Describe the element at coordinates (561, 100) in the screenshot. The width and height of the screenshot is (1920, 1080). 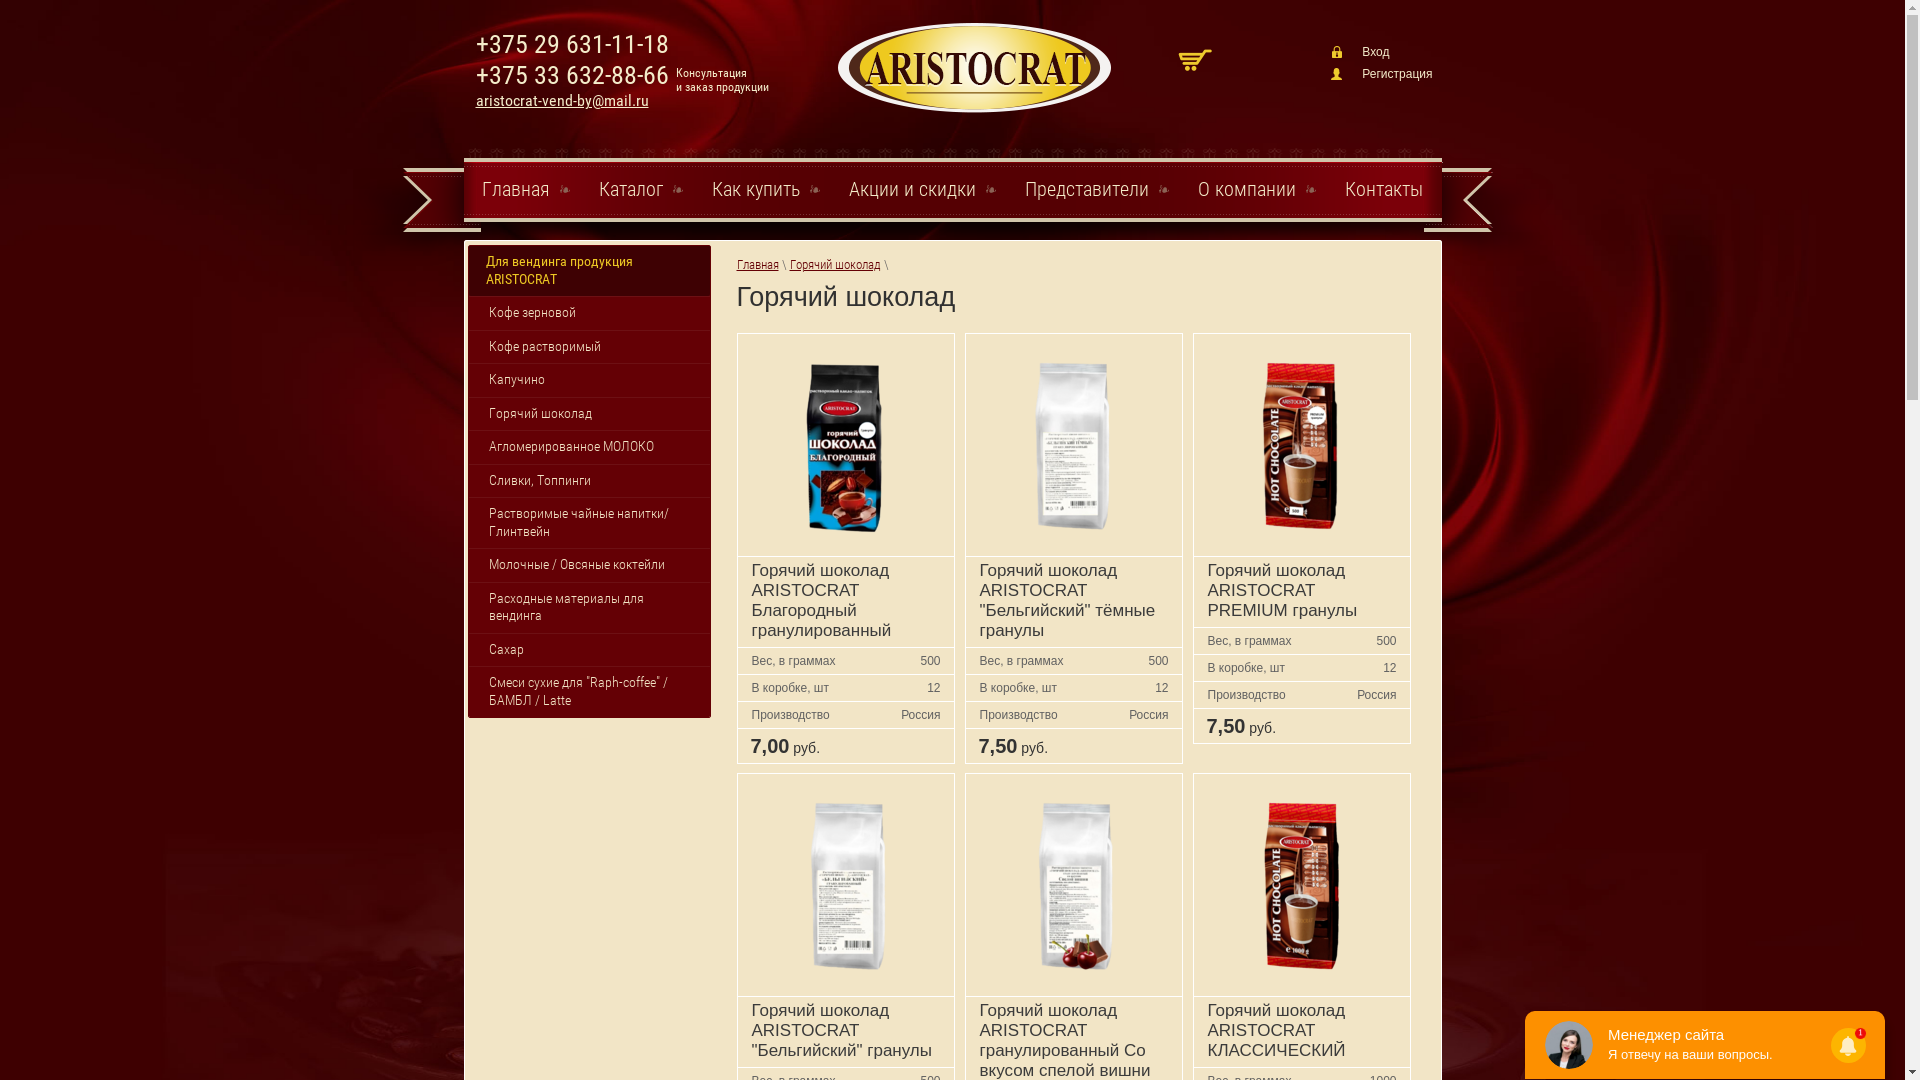
I see `'aristocrat-vend-by@mail.ru'` at that location.